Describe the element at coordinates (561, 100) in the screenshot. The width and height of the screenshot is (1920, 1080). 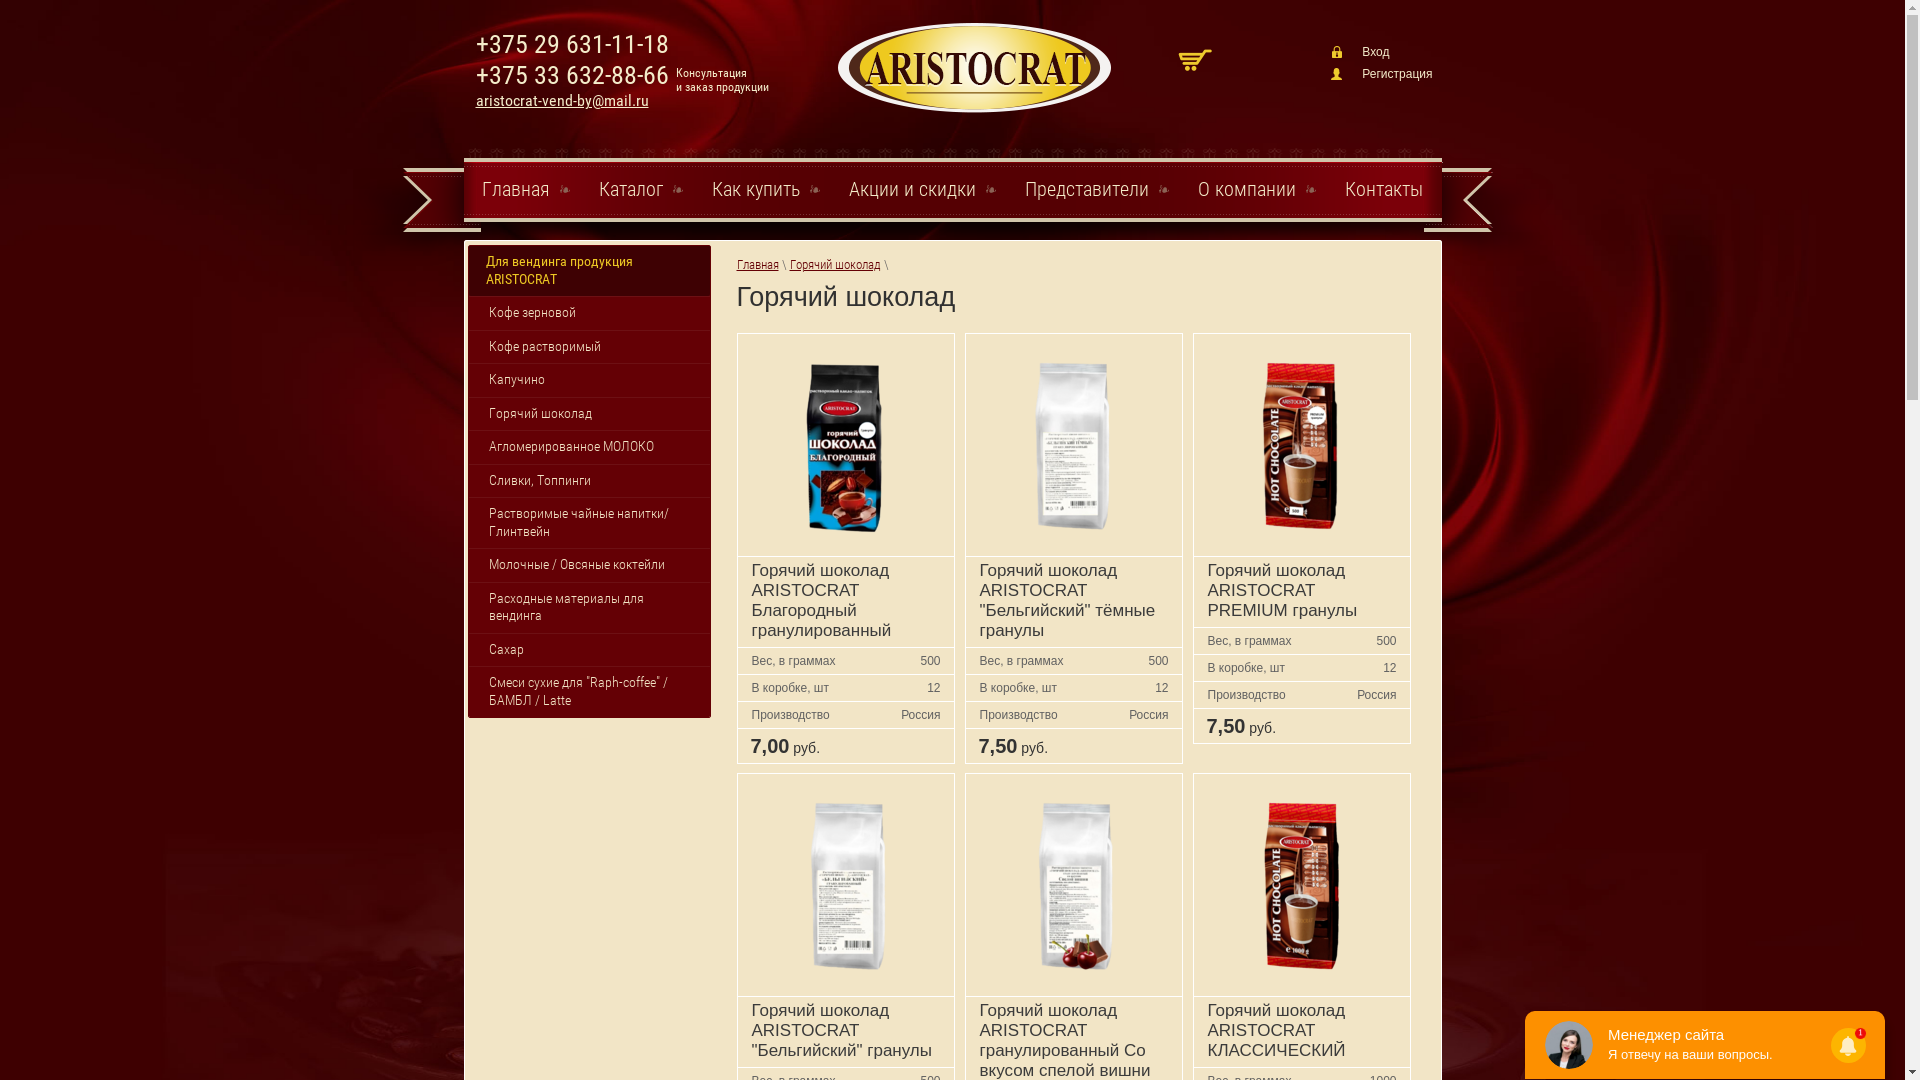
I see `'aristocrat-vend-by@mail.ru'` at that location.